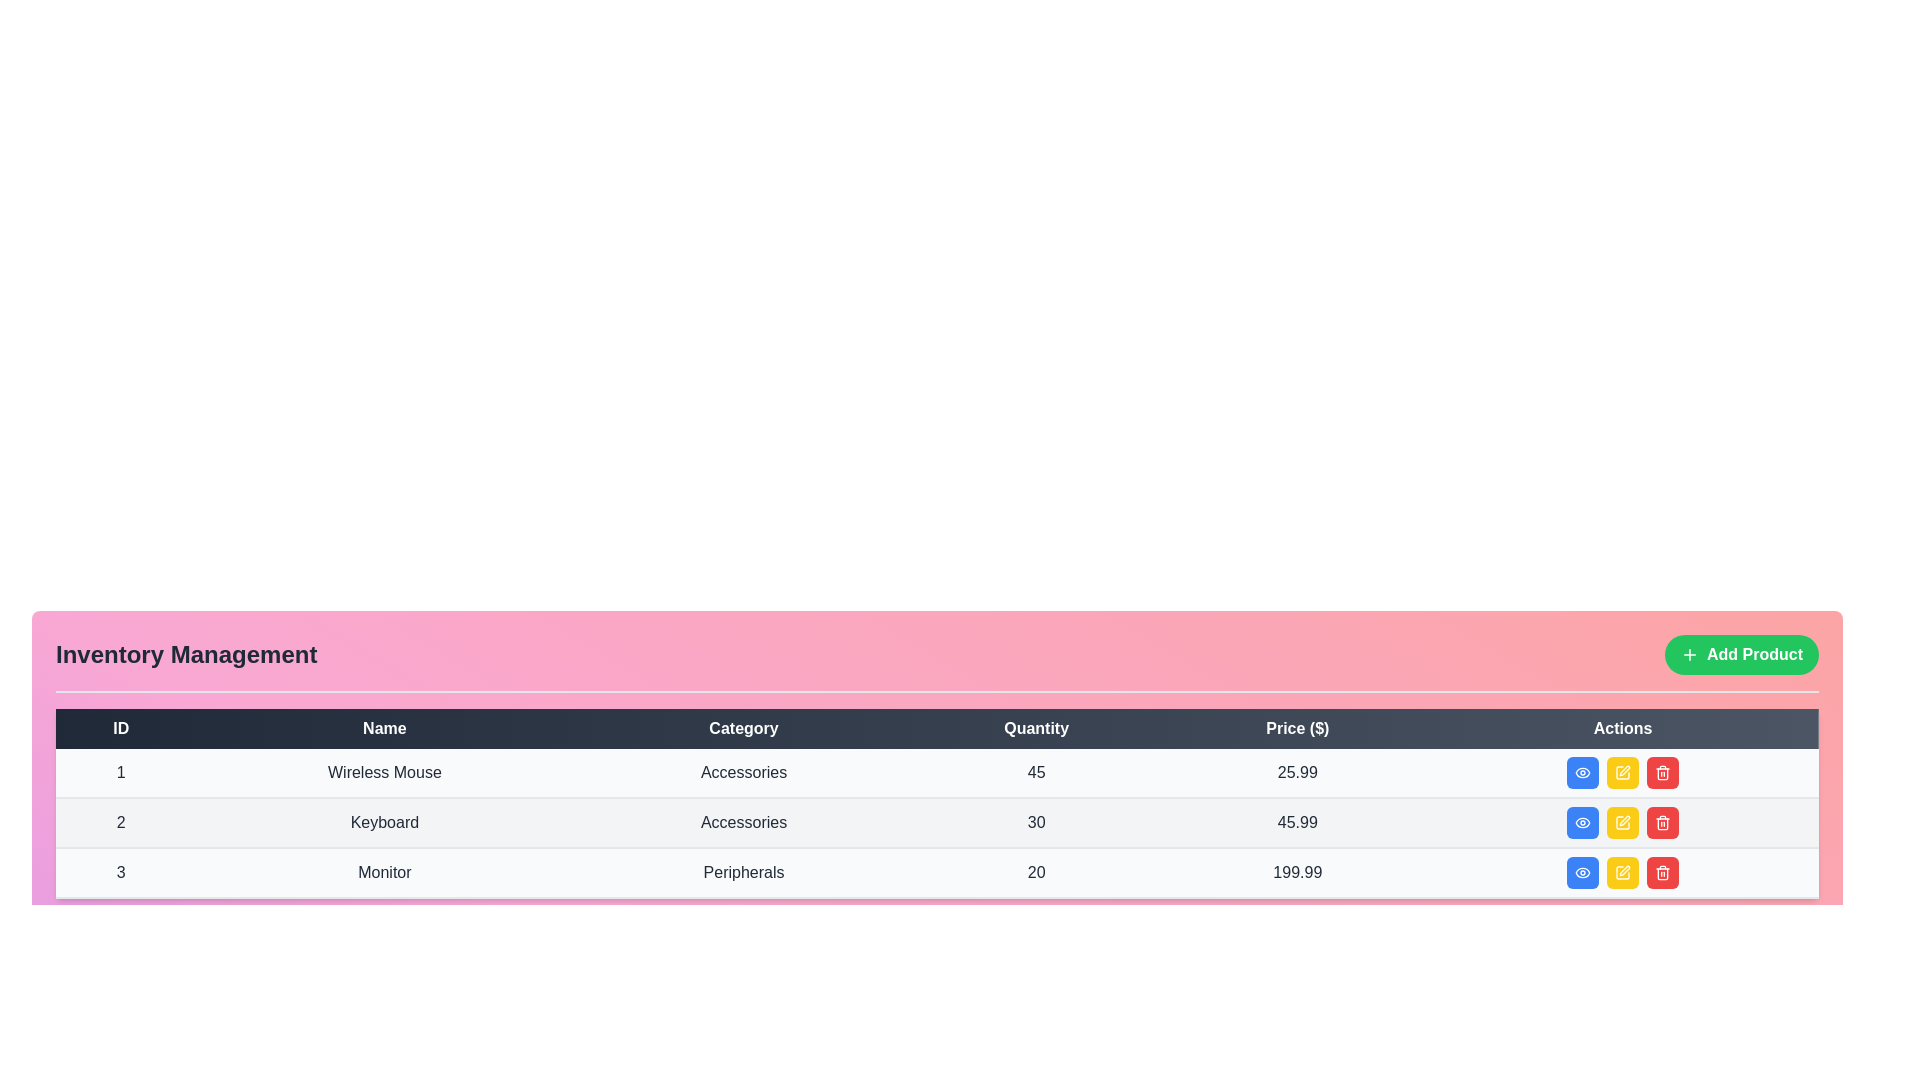 This screenshot has height=1080, width=1920. I want to click on the edit button in the 'Actions' column of the second row of the table to initiate the editing action, so click(1623, 822).